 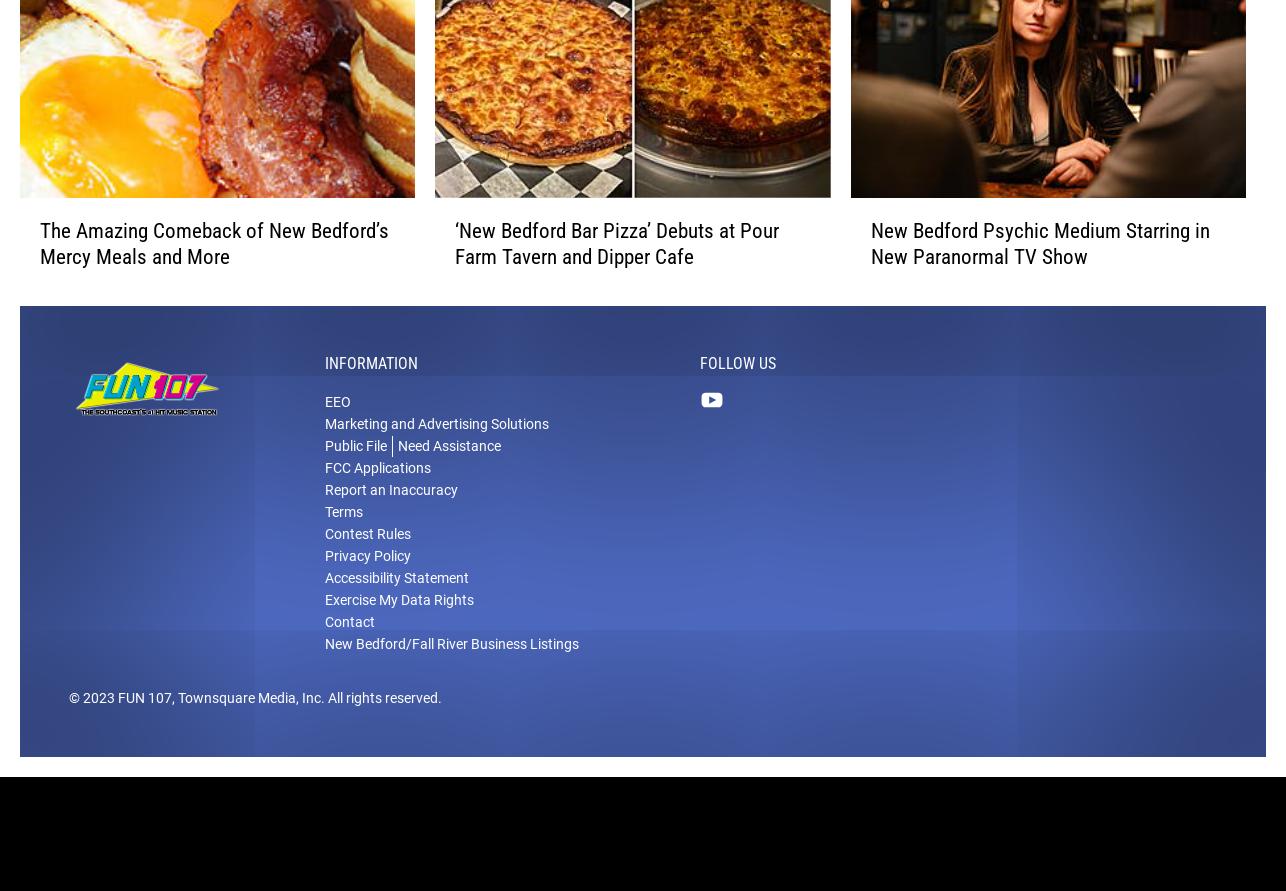 What do you see at coordinates (323, 470) in the screenshot?
I see `'Public File'` at bounding box center [323, 470].